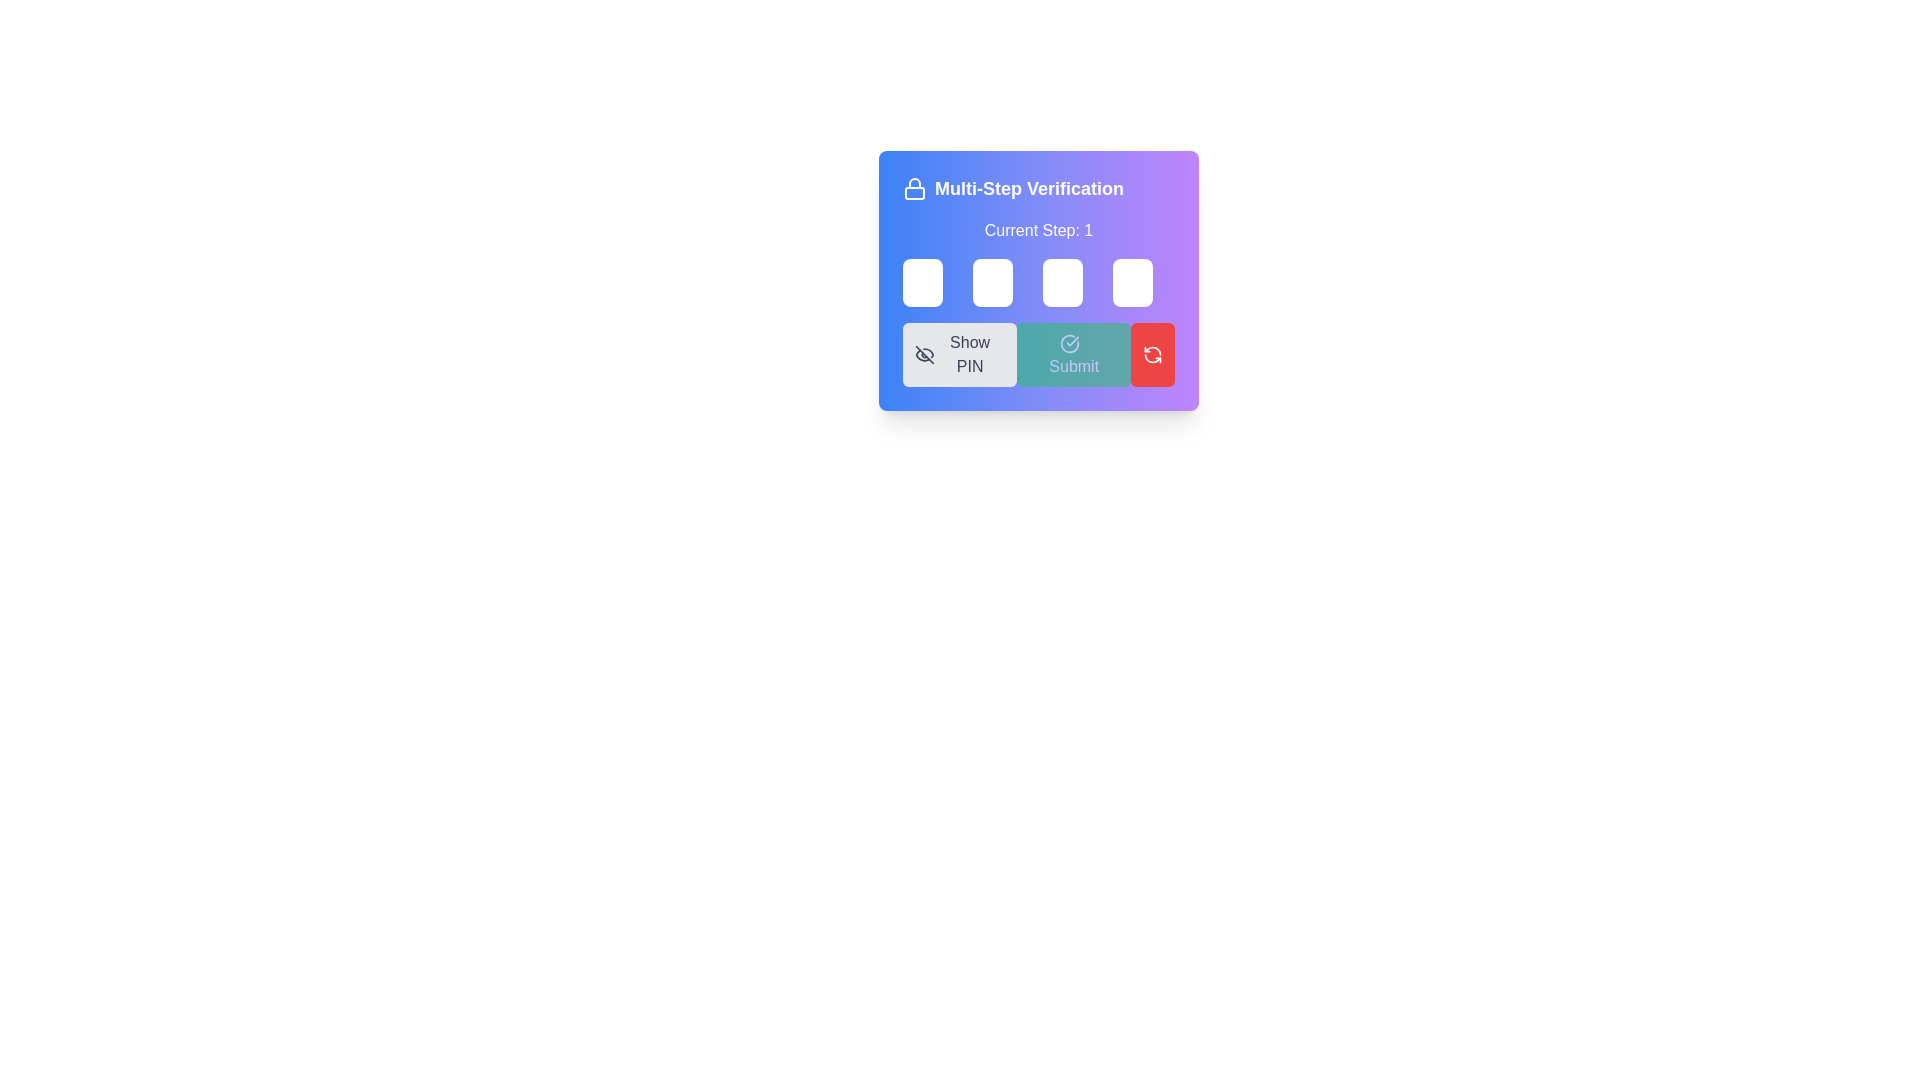  What do you see at coordinates (914, 189) in the screenshot?
I see `the 'Multi-Step Verification' icon located at the upper-left side of the panel, which symbolizes the security feature` at bounding box center [914, 189].